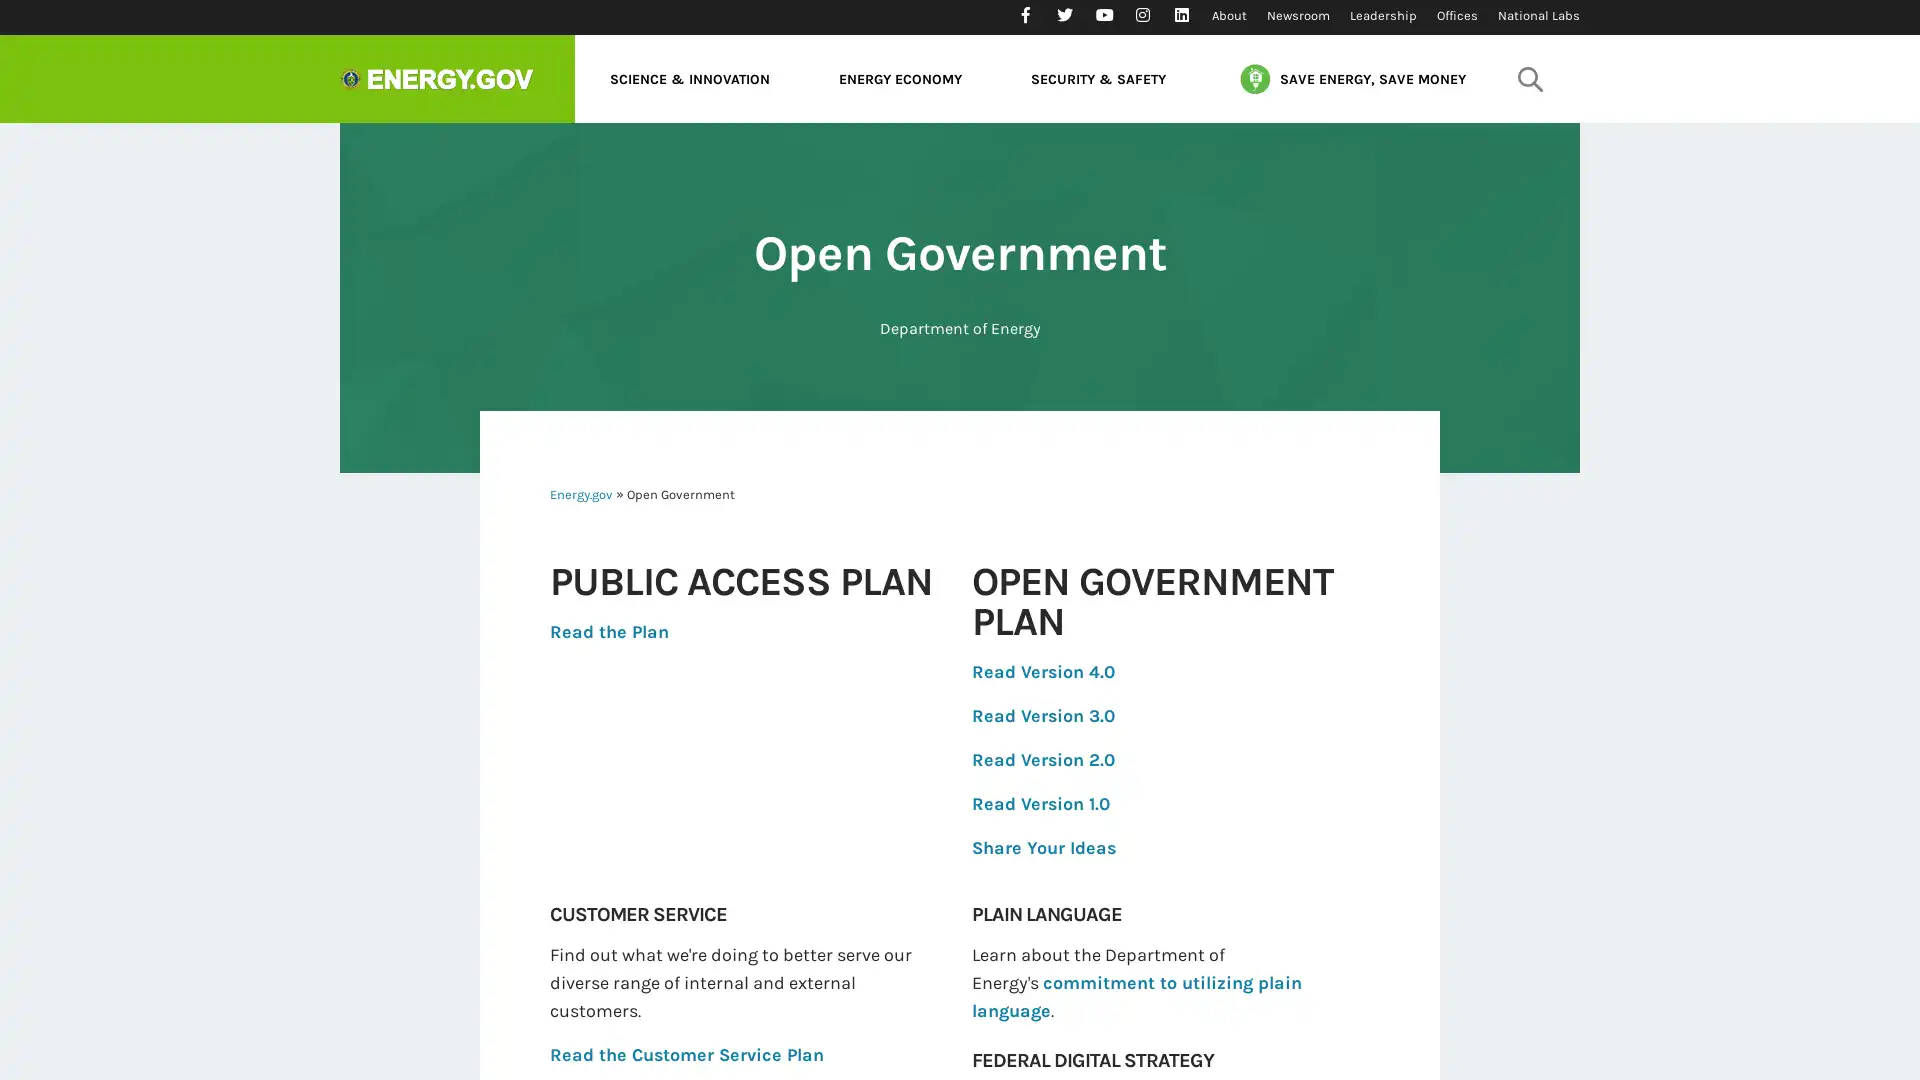 The image size is (1920, 1080). What do you see at coordinates (1525, 135) in the screenshot?
I see `SEARCH` at bounding box center [1525, 135].